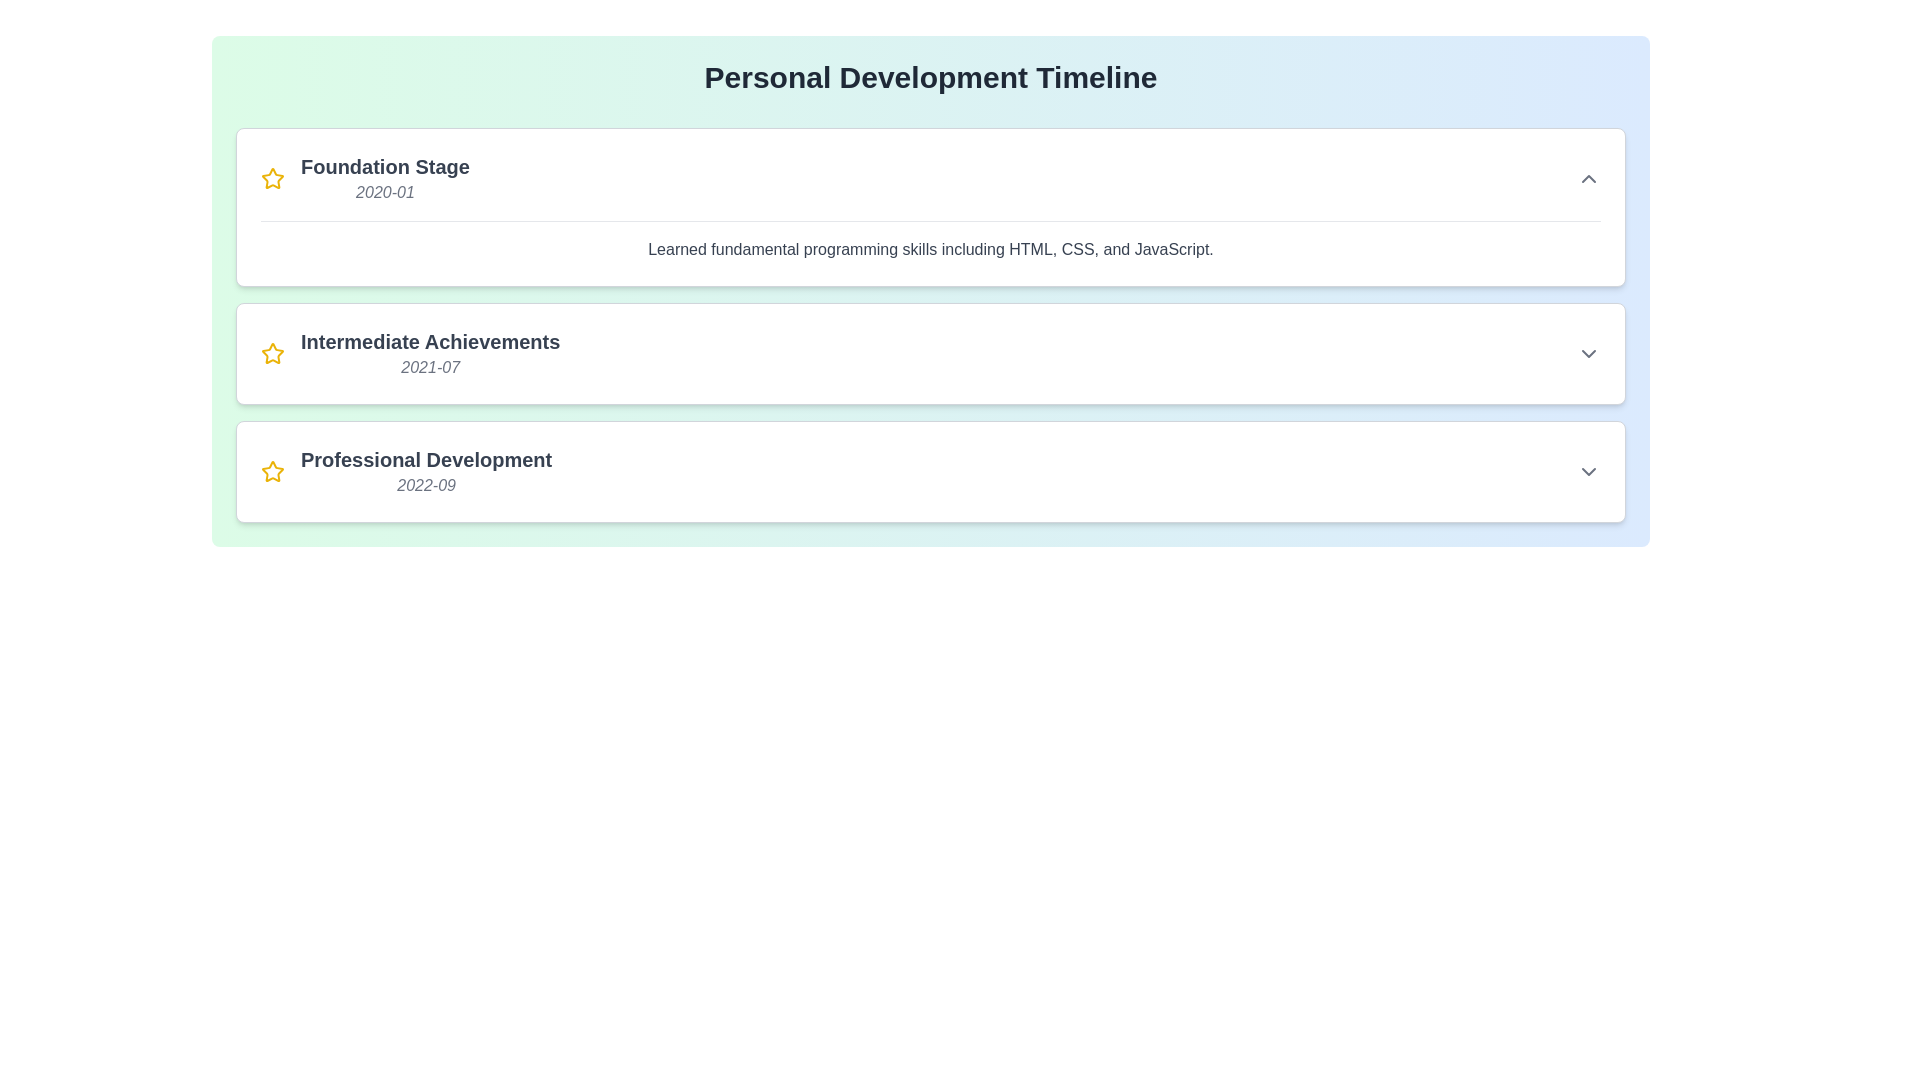  I want to click on the chevron icon at the far right end of the 'Professional Development' section, so click(1587, 471).